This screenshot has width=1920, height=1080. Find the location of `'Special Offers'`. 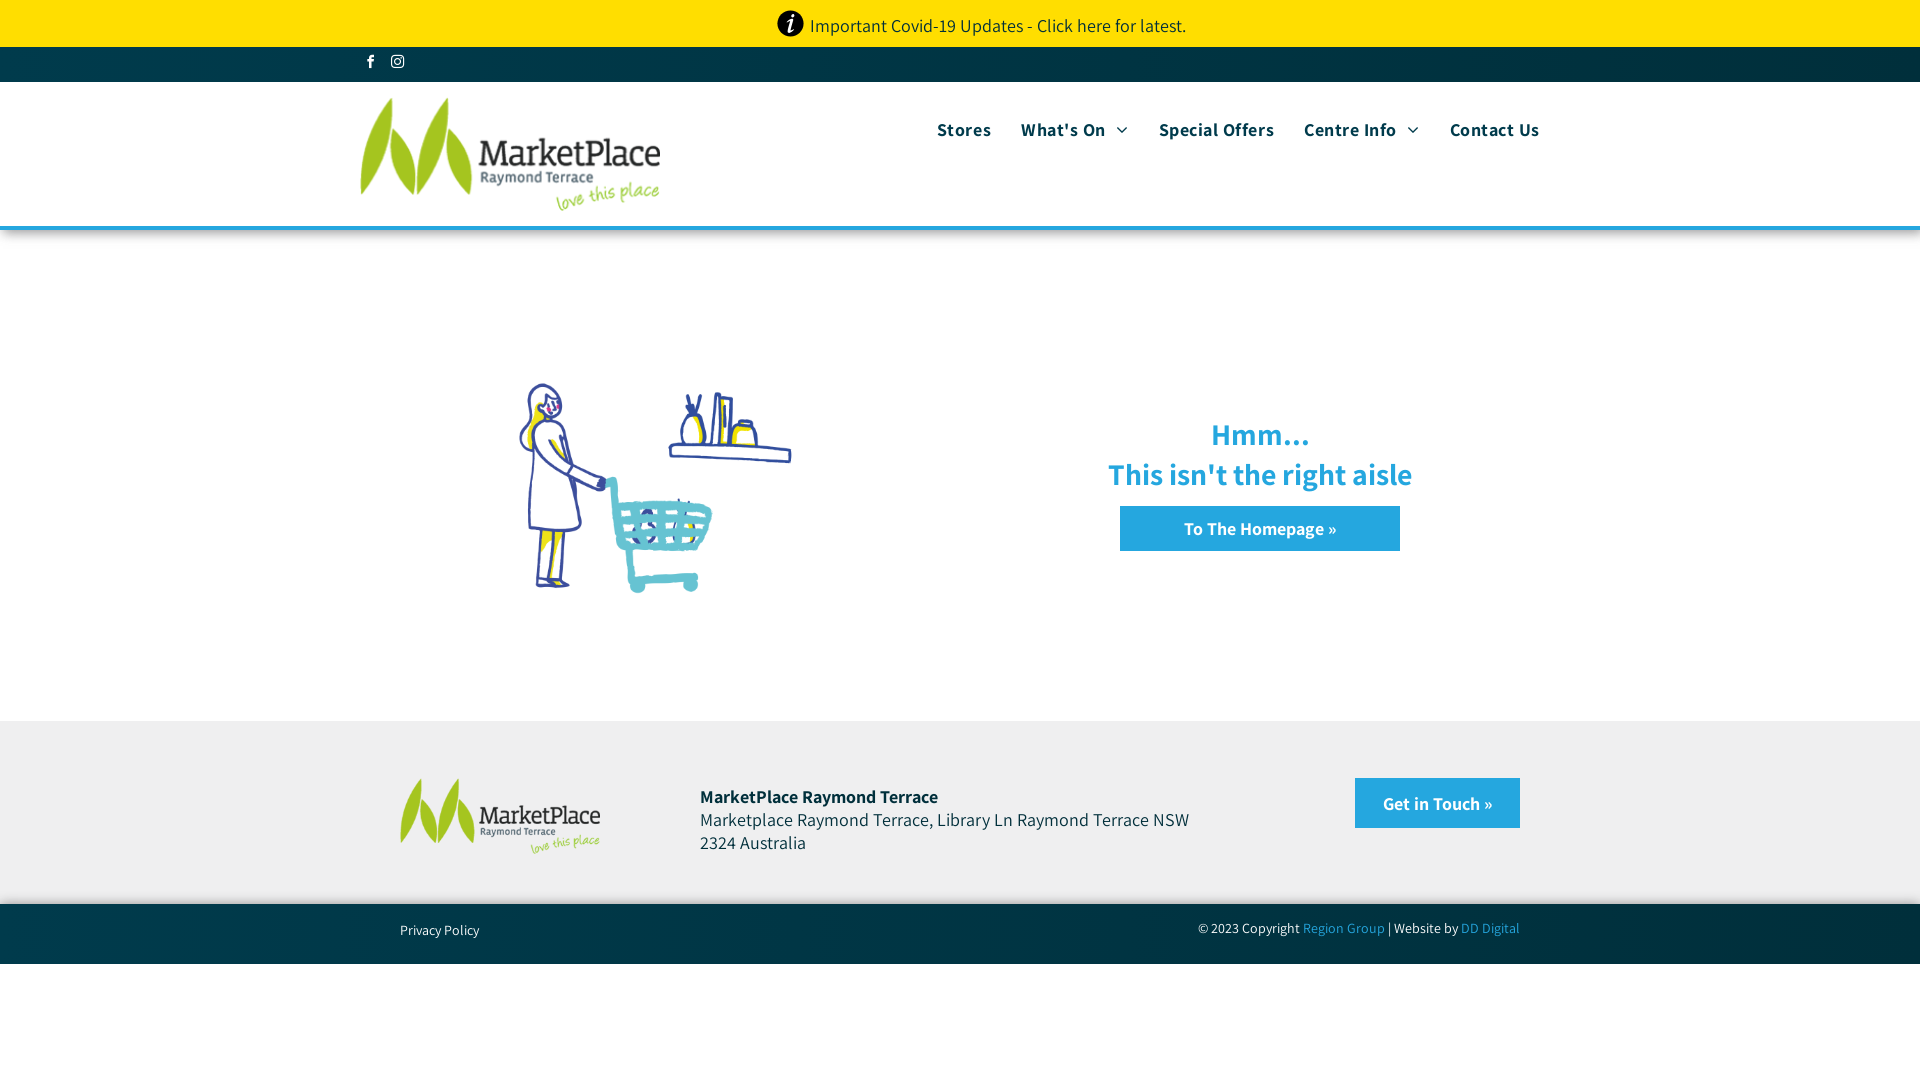

'Special Offers' is located at coordinates (1216, 128).